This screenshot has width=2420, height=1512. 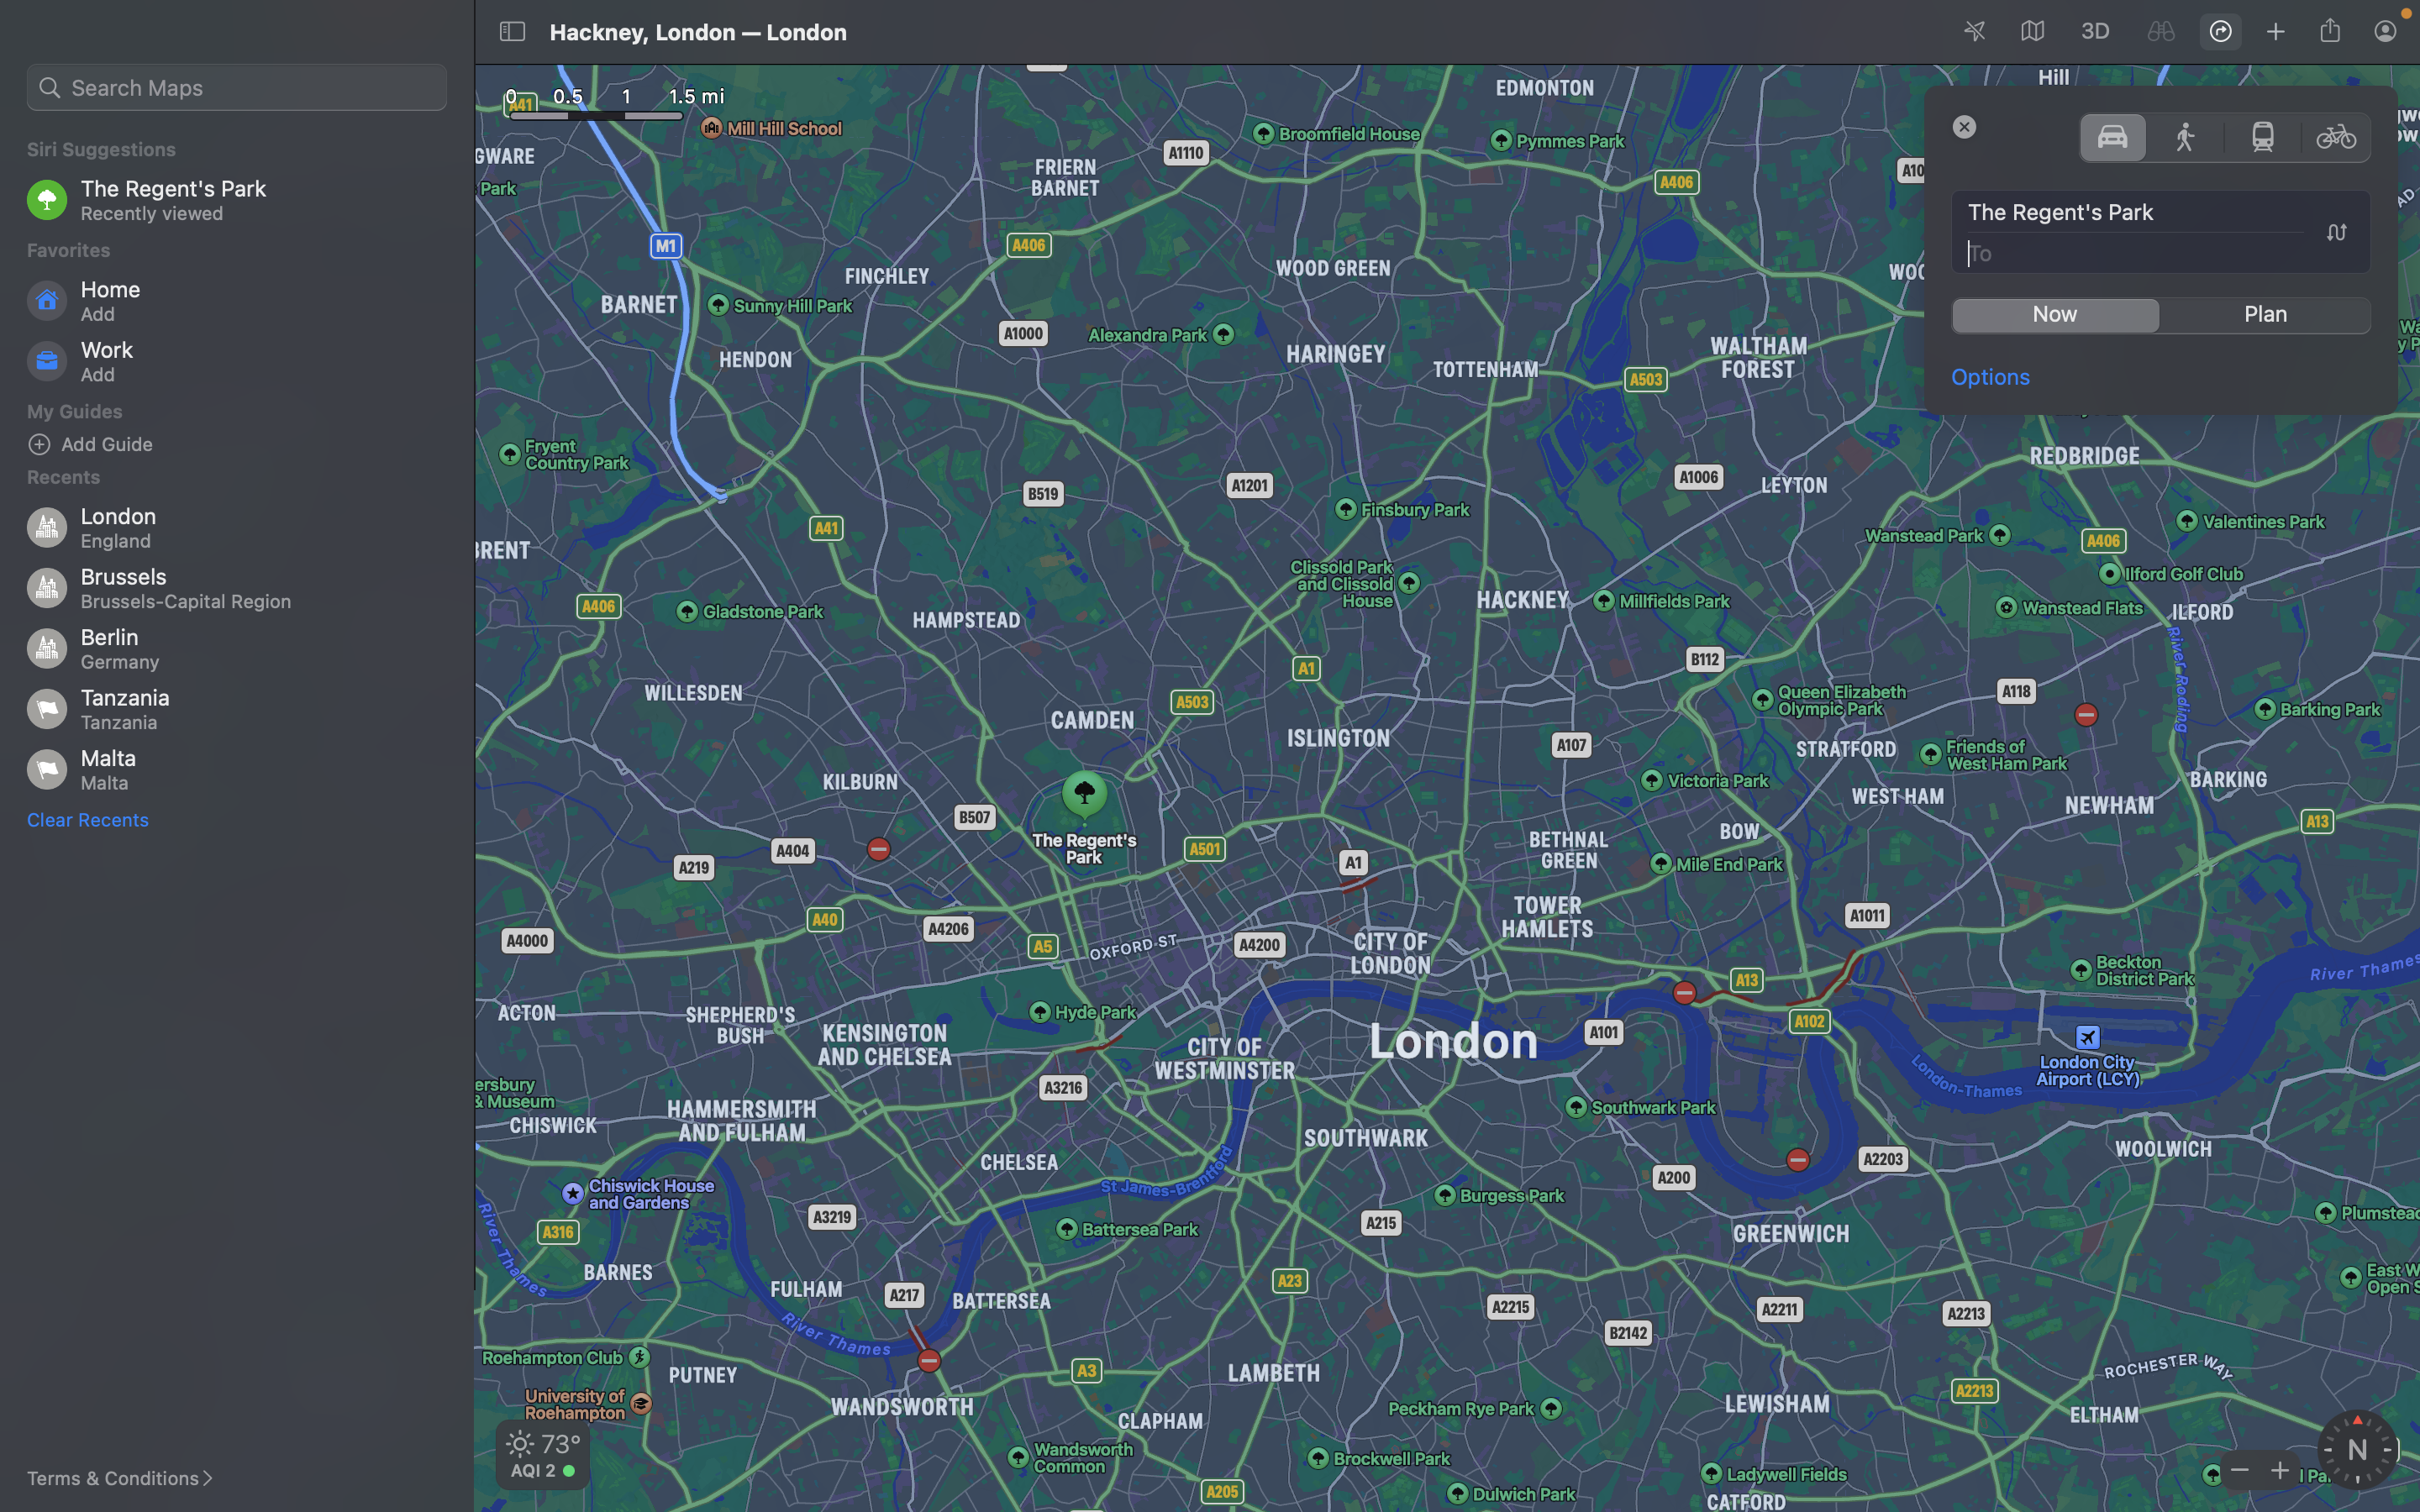 What do you see at coordinates (2162, 251) in the screenshot?
I see `the destination as the the Big Ben` at bounding box center [2162, 251].